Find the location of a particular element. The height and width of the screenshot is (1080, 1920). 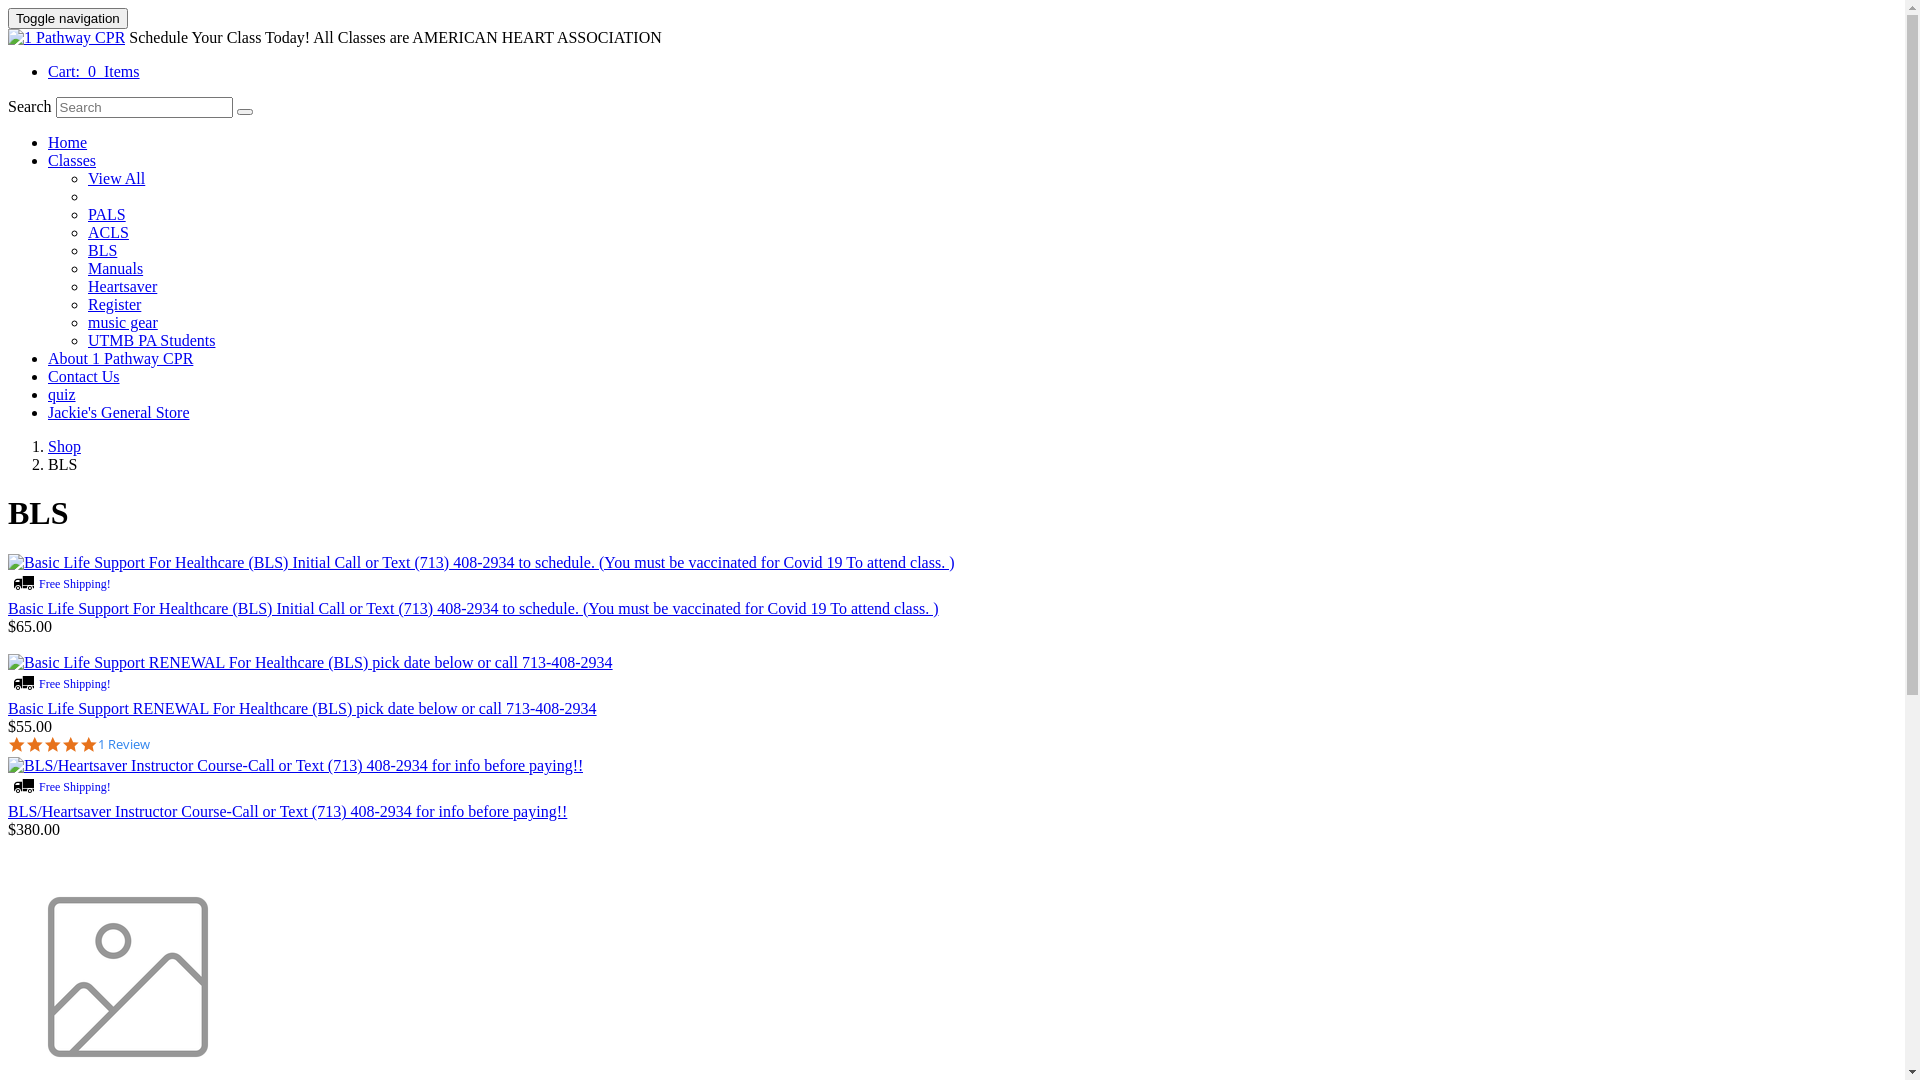

'PALS' is located at coordinates (105, 214).